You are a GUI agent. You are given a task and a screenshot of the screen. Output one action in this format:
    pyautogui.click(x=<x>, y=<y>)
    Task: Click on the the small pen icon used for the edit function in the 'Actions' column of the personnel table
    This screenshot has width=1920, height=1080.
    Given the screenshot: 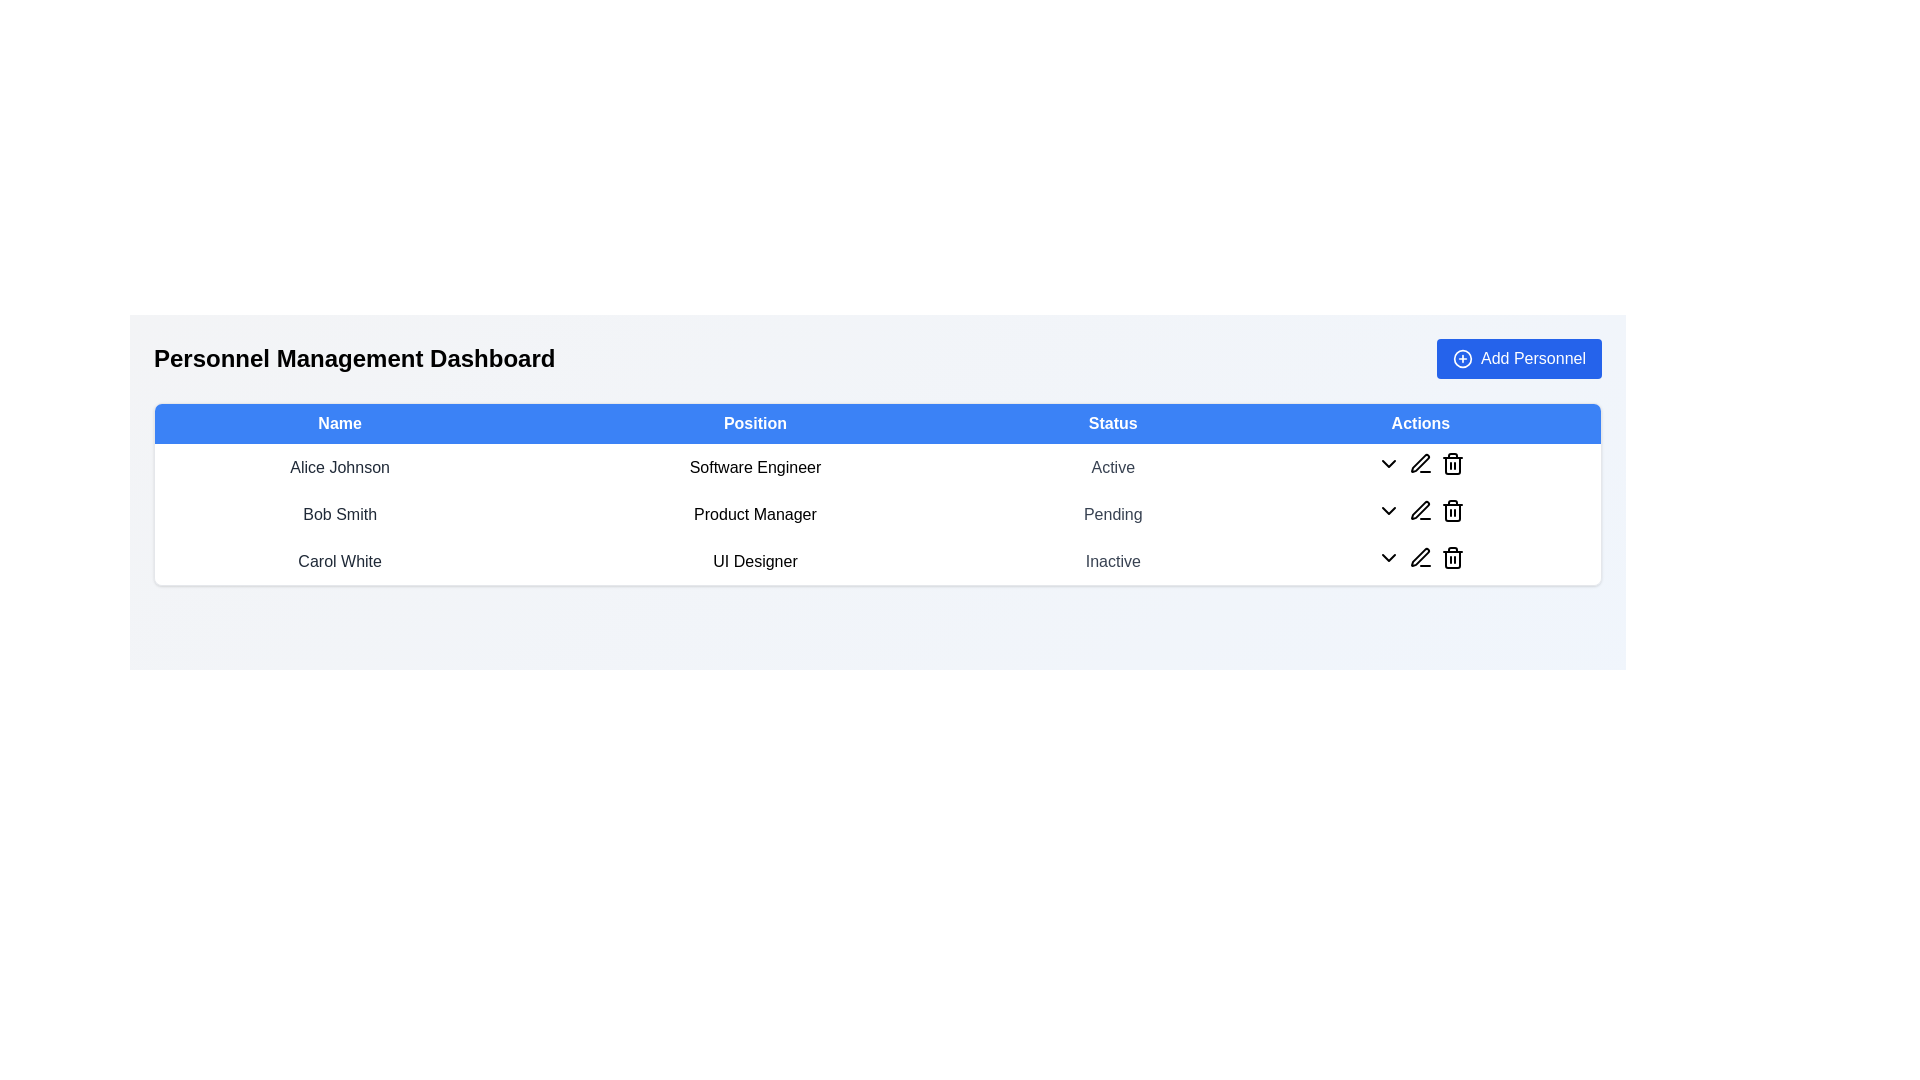 What is the action you would take?
    pyautogui.click(x=1419, y=463)
    